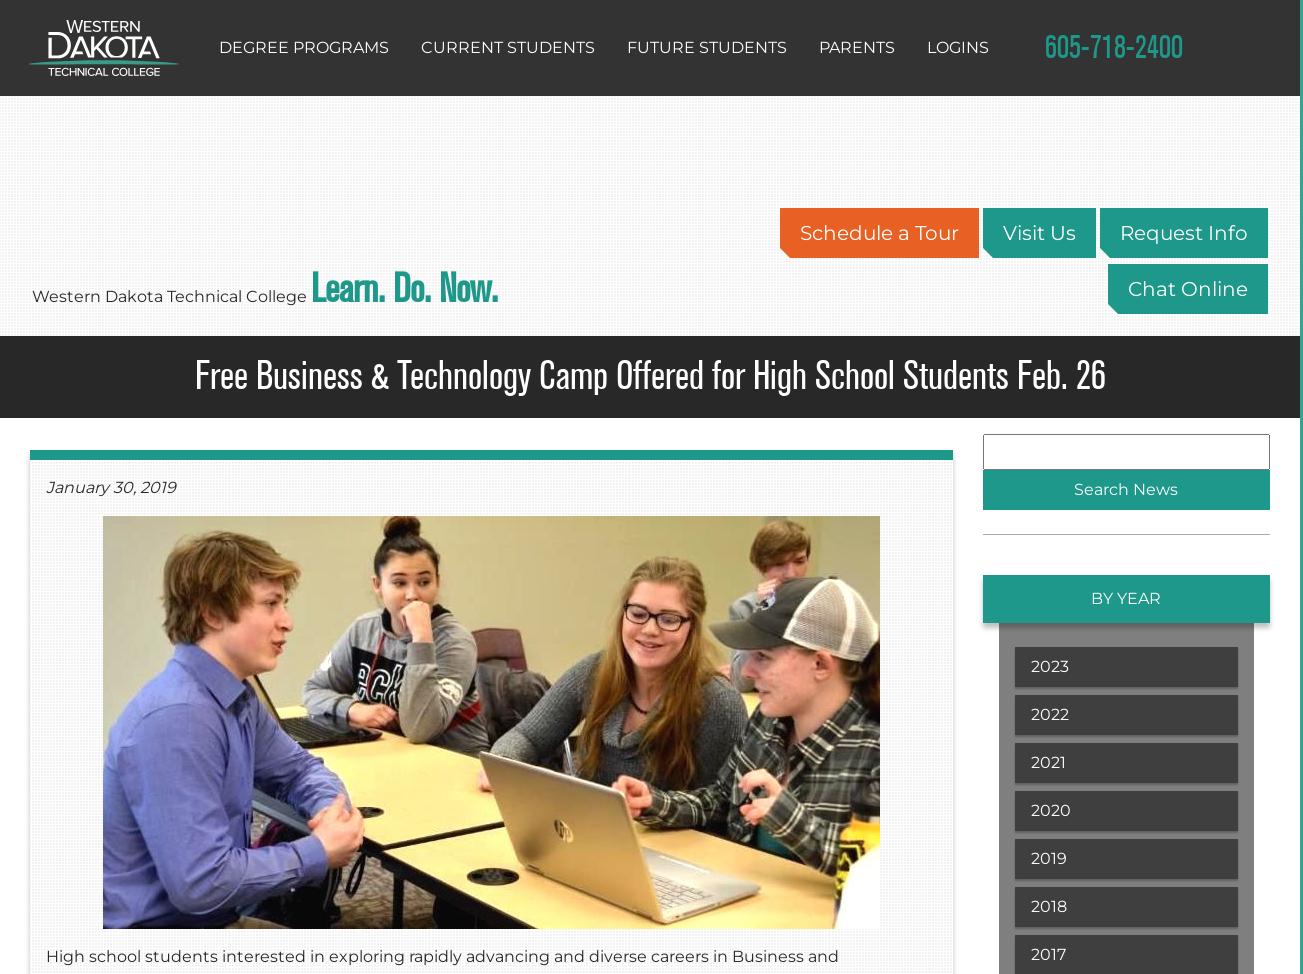 The image size is (1303, 974). Describe the element at coordinates (508, 47) in the screenshot. I see `'Current Students'` at that location.